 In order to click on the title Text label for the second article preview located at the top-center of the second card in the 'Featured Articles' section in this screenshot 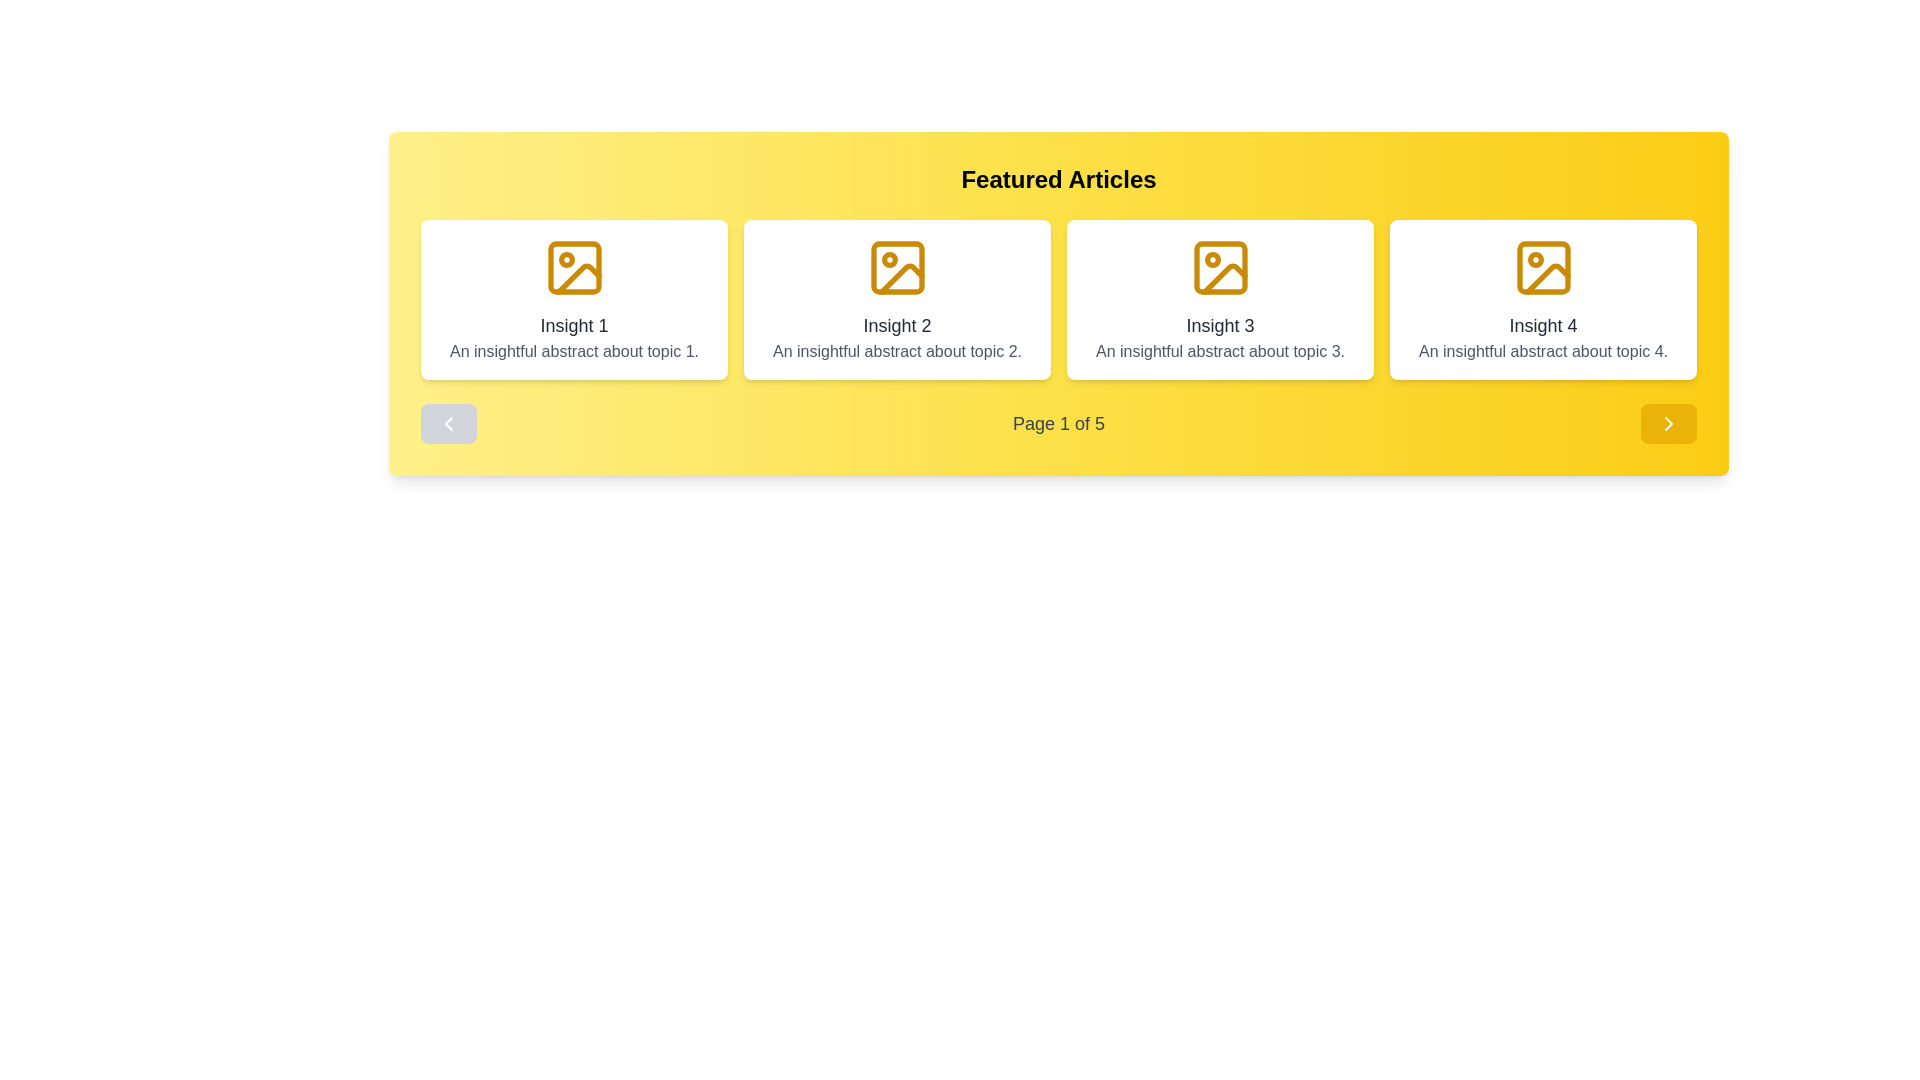, I will do `click(896, 325)`.